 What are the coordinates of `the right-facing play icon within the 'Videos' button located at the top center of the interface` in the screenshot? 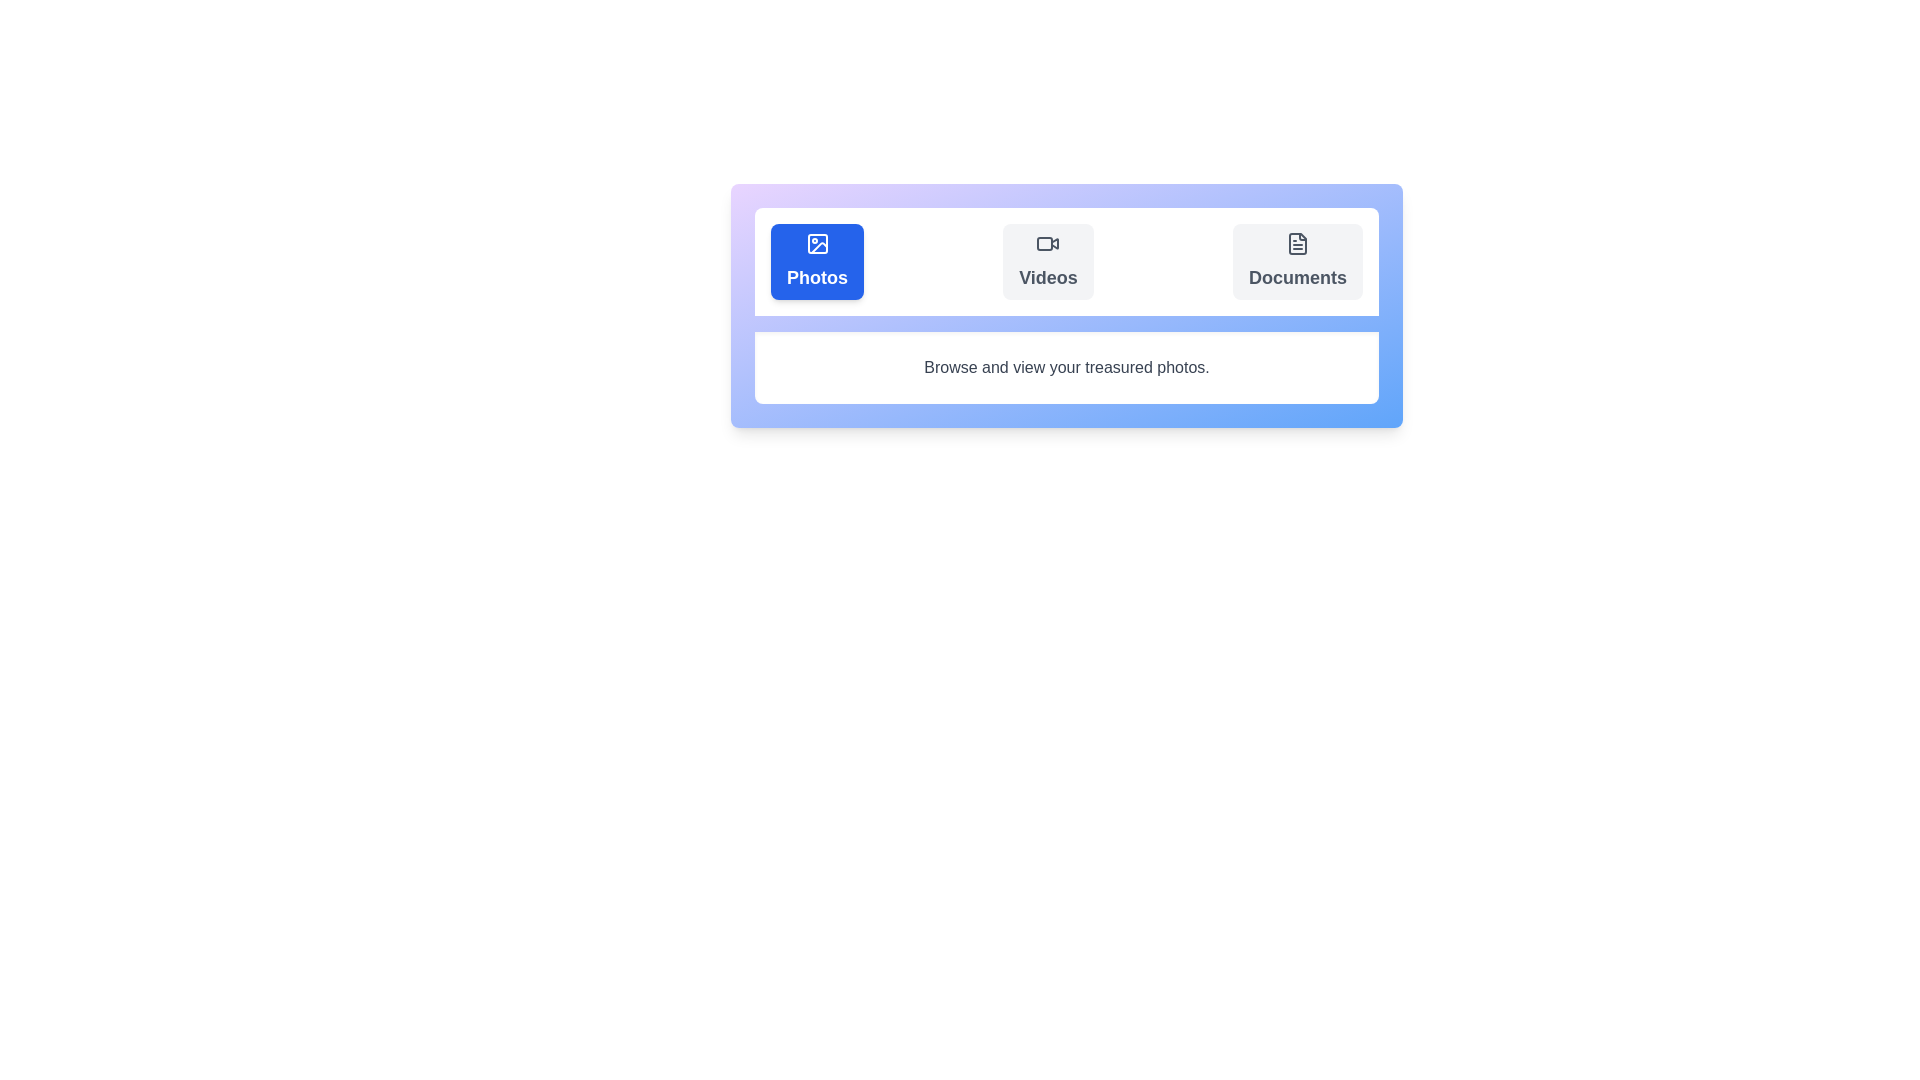 It's located at (1054, 242).